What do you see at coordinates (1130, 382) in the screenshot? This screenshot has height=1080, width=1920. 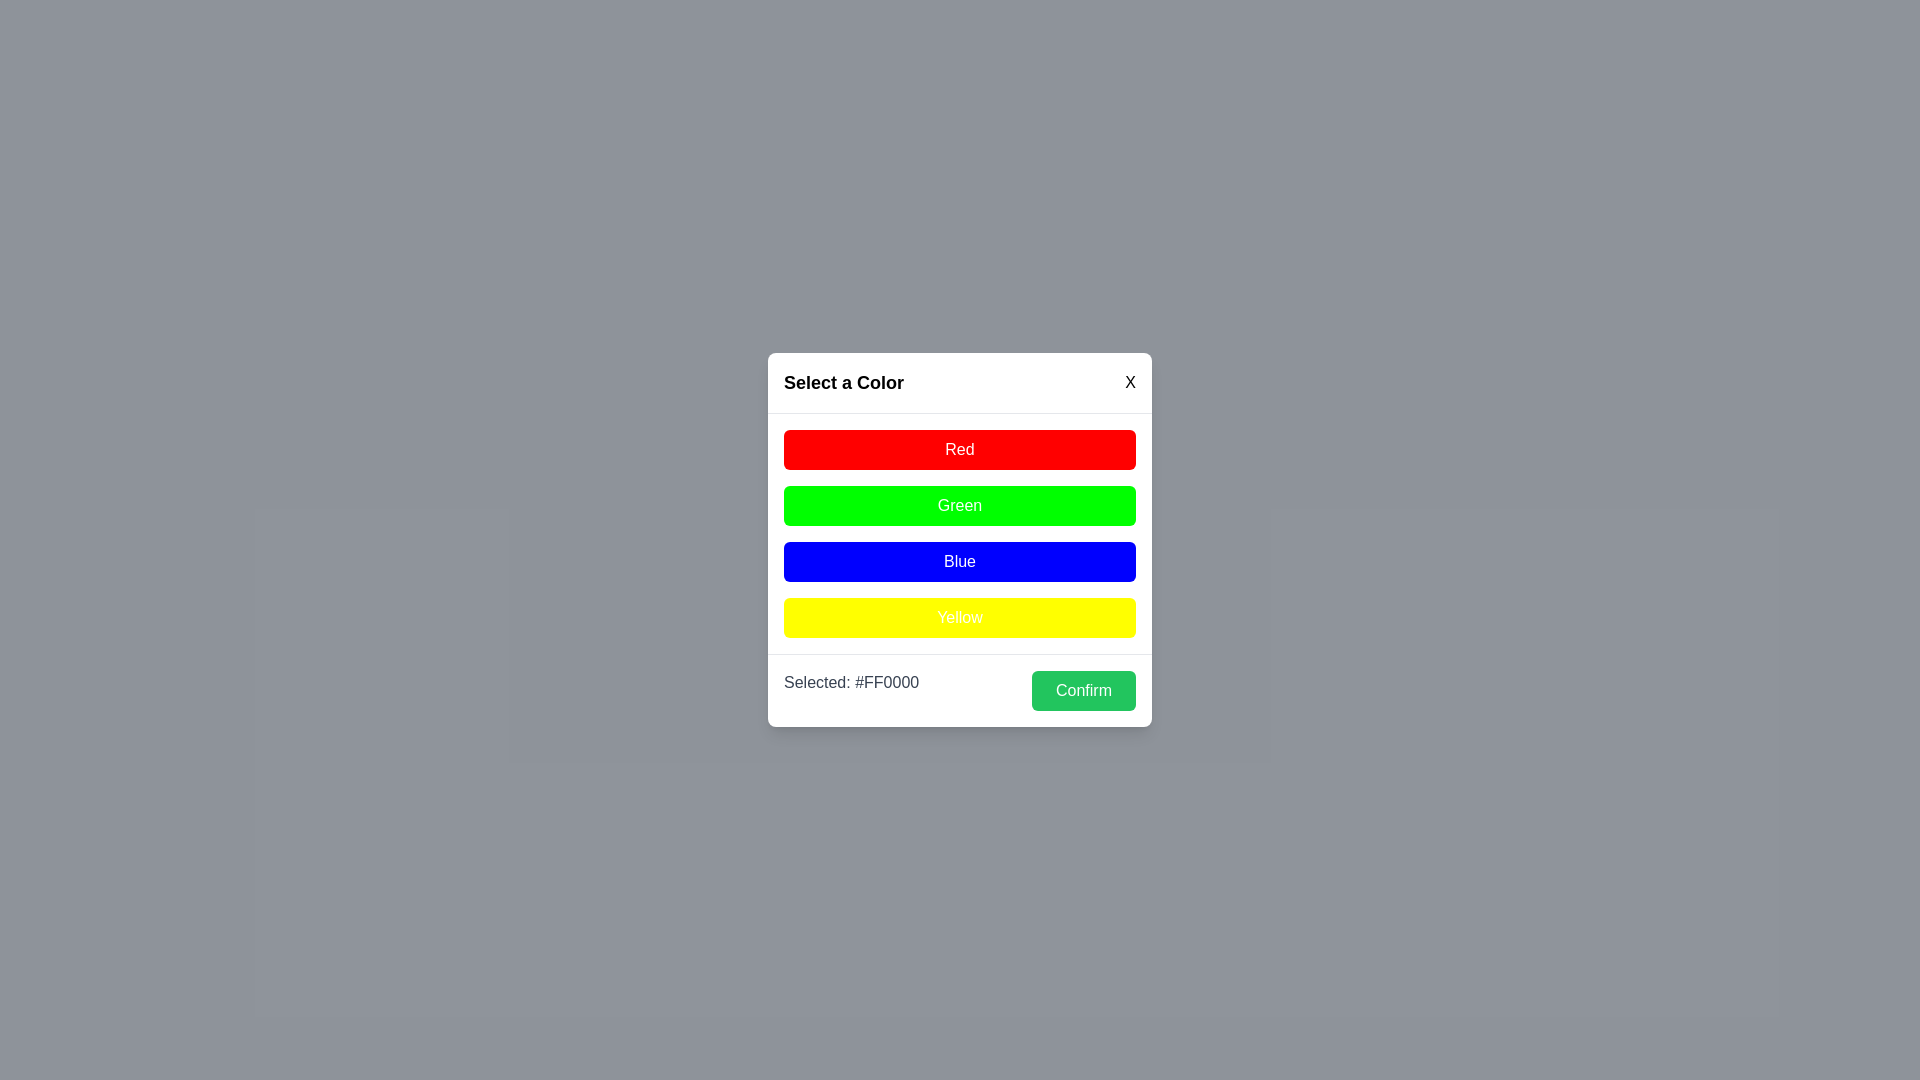 I see `the close button (X) to close the dialog` at bounding box center [1130, 382].